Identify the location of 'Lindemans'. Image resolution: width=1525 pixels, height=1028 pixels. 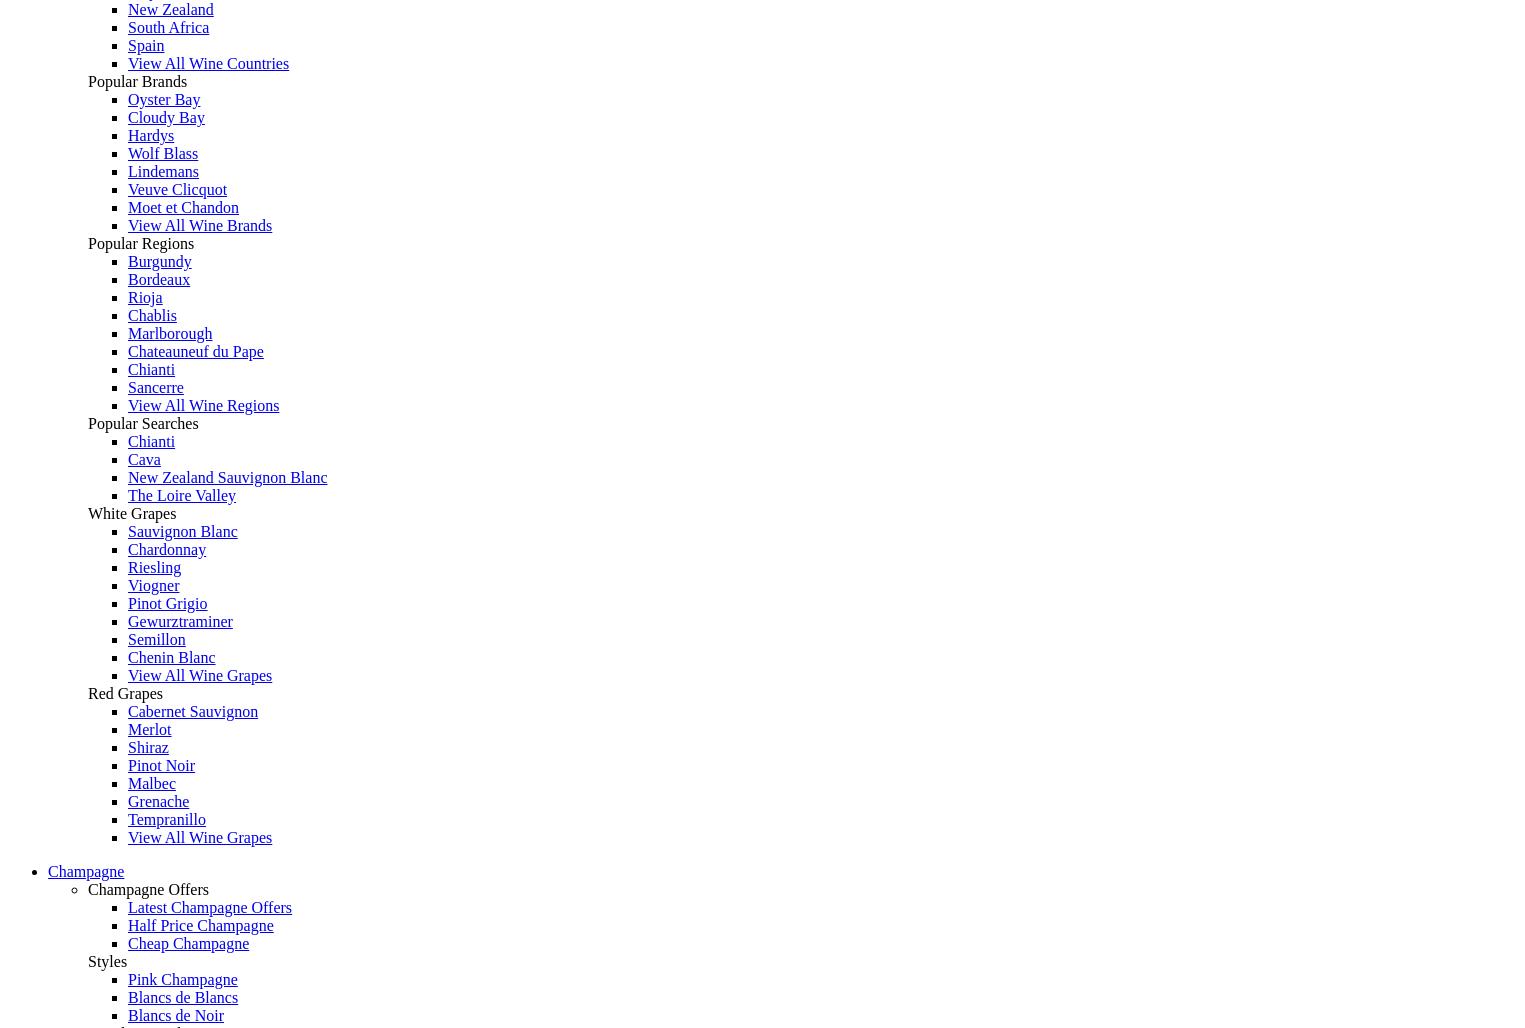
(162, 171).